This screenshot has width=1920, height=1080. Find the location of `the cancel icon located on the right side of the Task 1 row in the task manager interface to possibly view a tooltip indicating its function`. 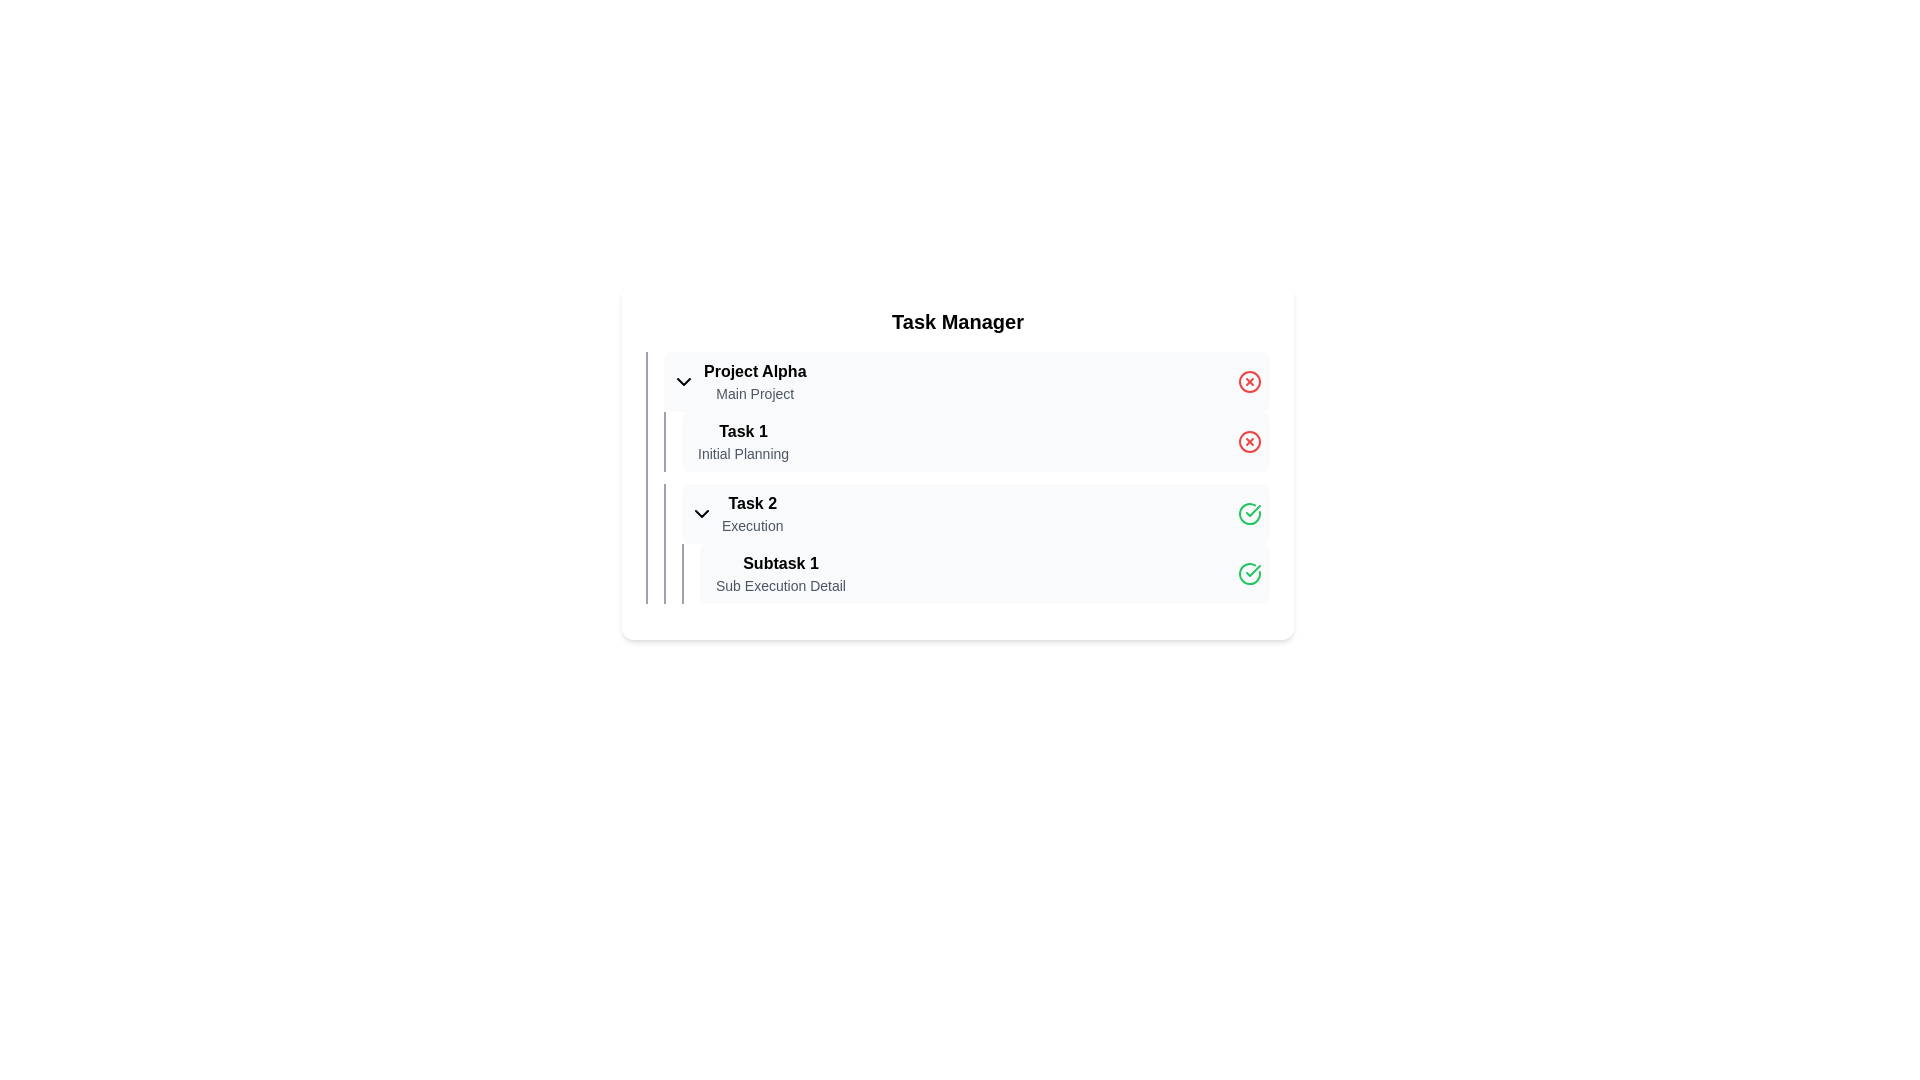

the cancel icon located on the right side of the Task 1 row in the task manager interface to possibly view a tooltip indicating its function is located at coordinates (1248, 441).